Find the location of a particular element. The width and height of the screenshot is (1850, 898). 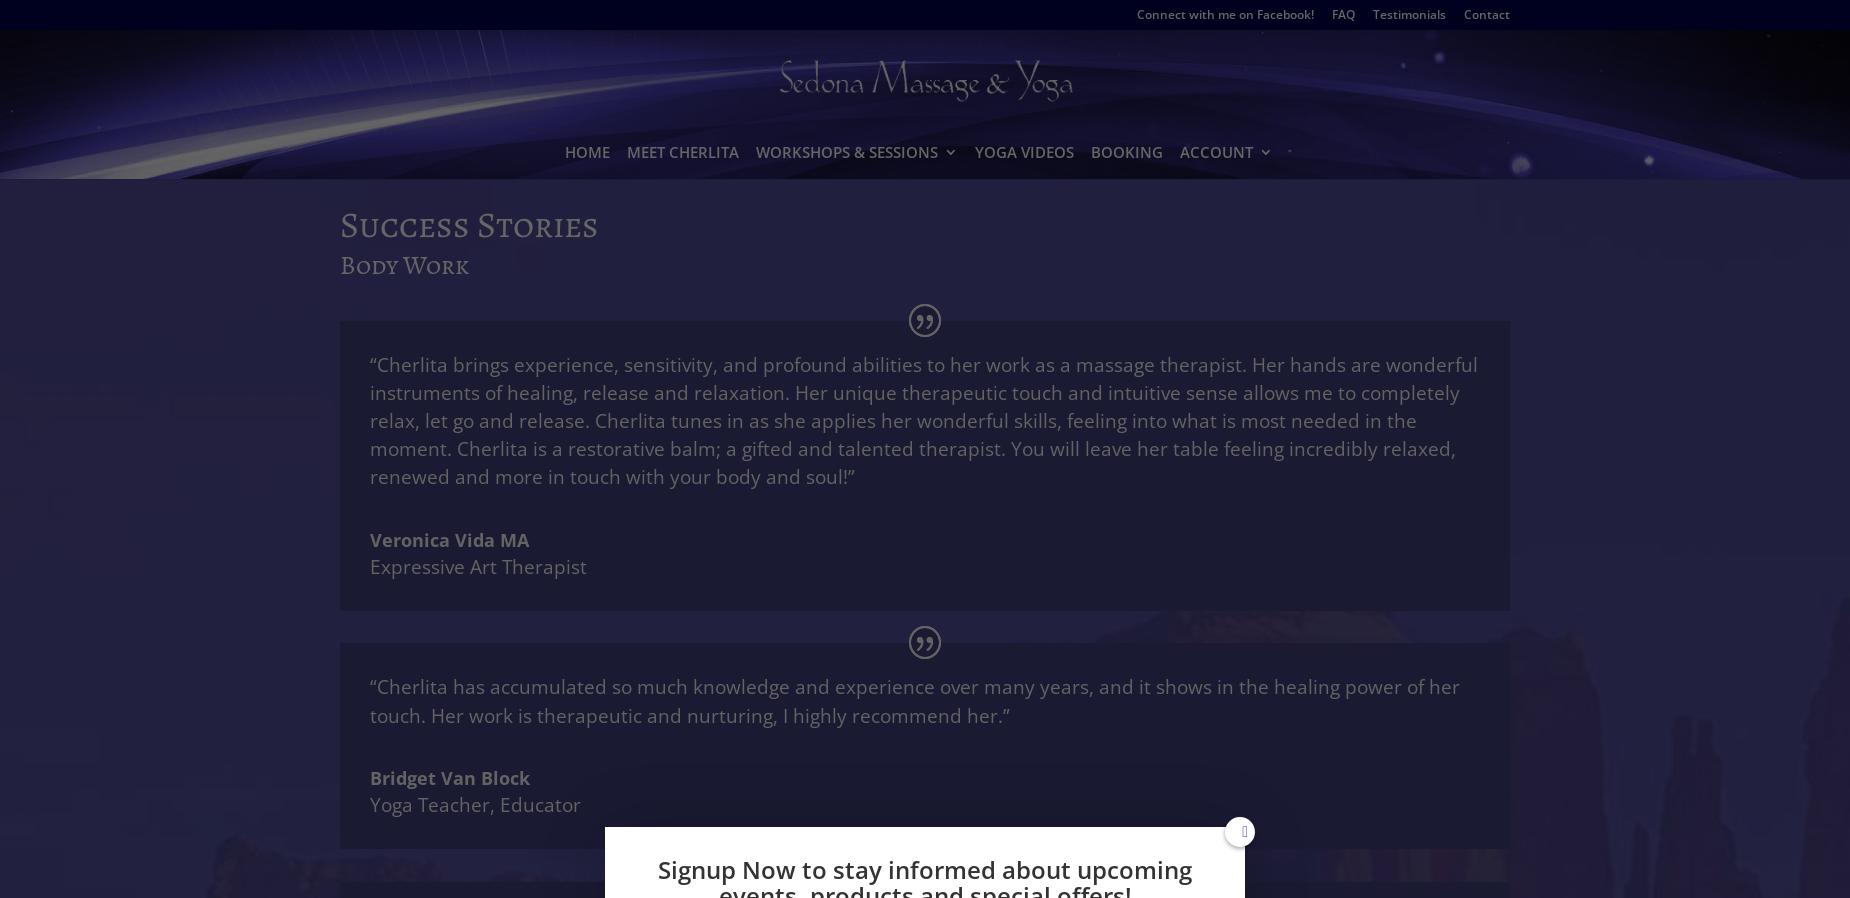

'Expressive Art Therapist' is located at coordinates (478, 565).